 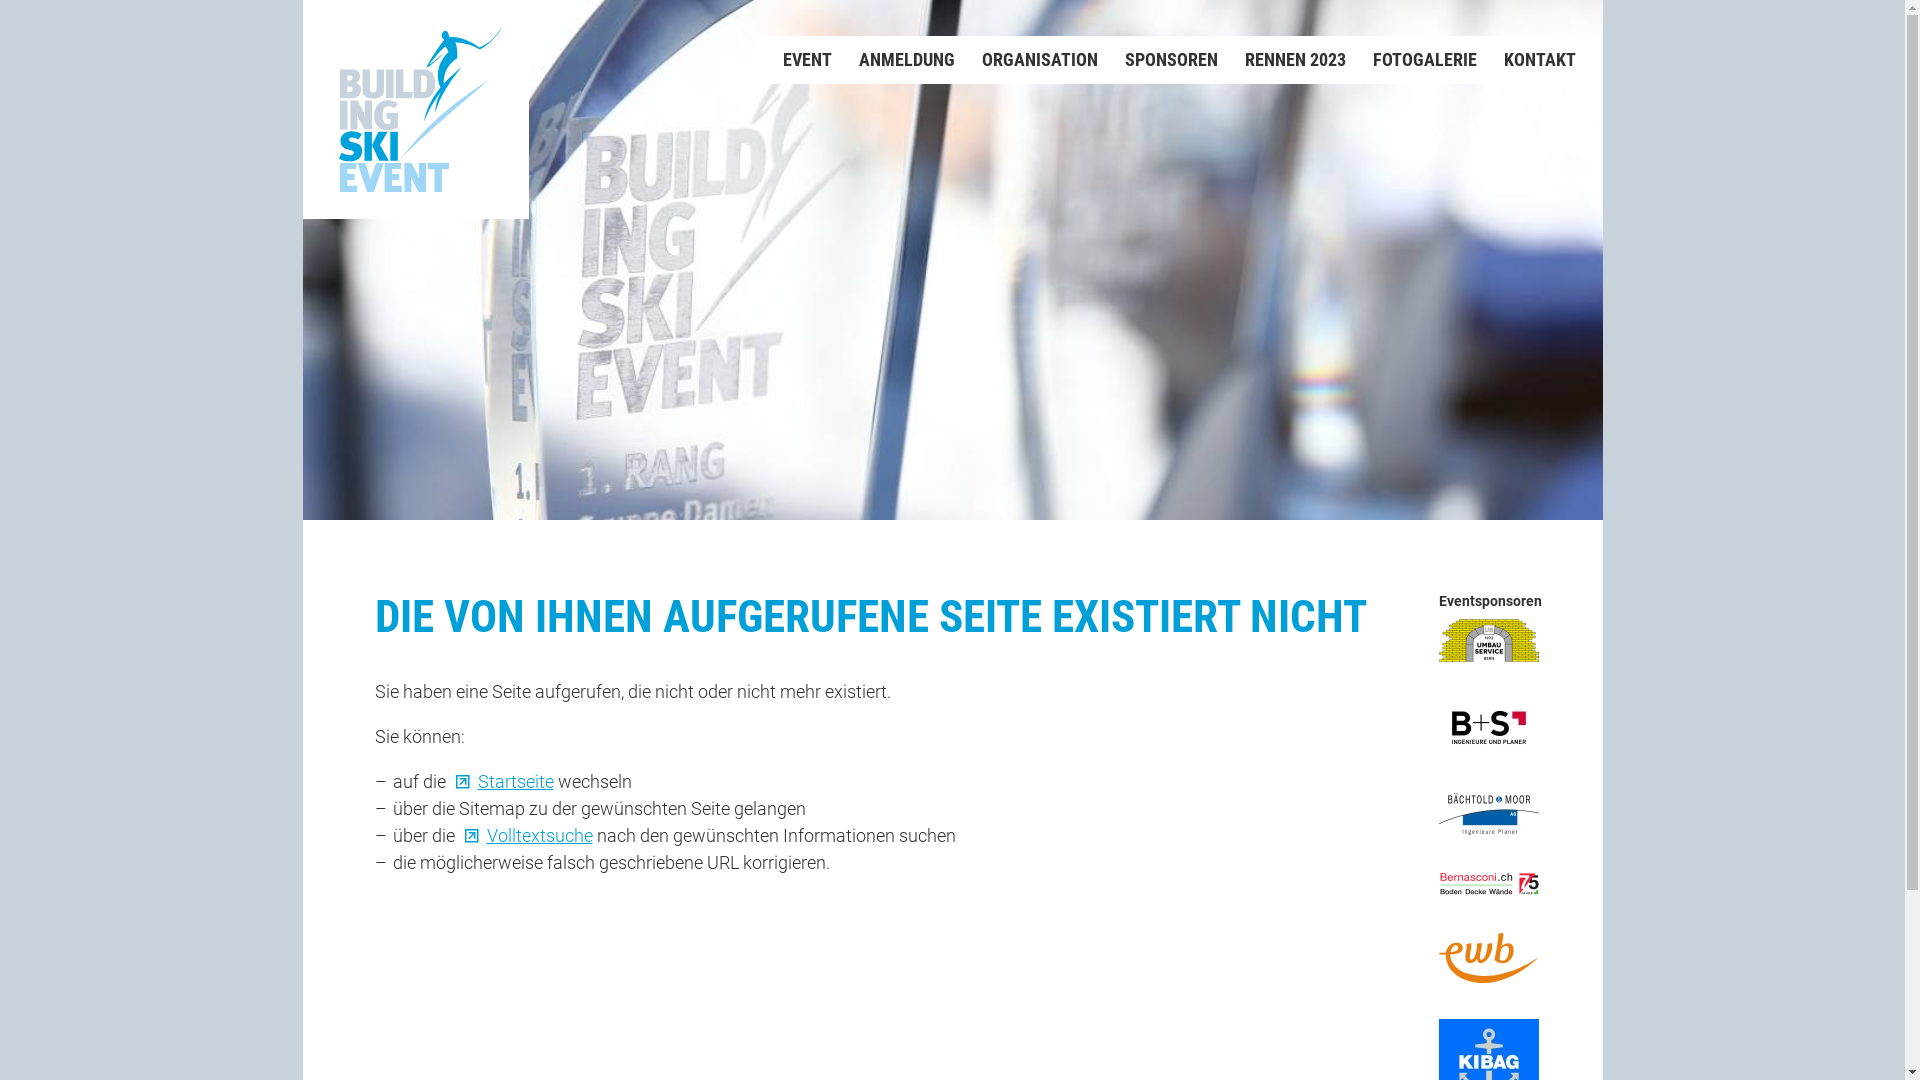 What do you see at coordinates (1281, 59) in the screenshot?
I see `'RENNEN 2023'` at bounding box center [1281, 59].